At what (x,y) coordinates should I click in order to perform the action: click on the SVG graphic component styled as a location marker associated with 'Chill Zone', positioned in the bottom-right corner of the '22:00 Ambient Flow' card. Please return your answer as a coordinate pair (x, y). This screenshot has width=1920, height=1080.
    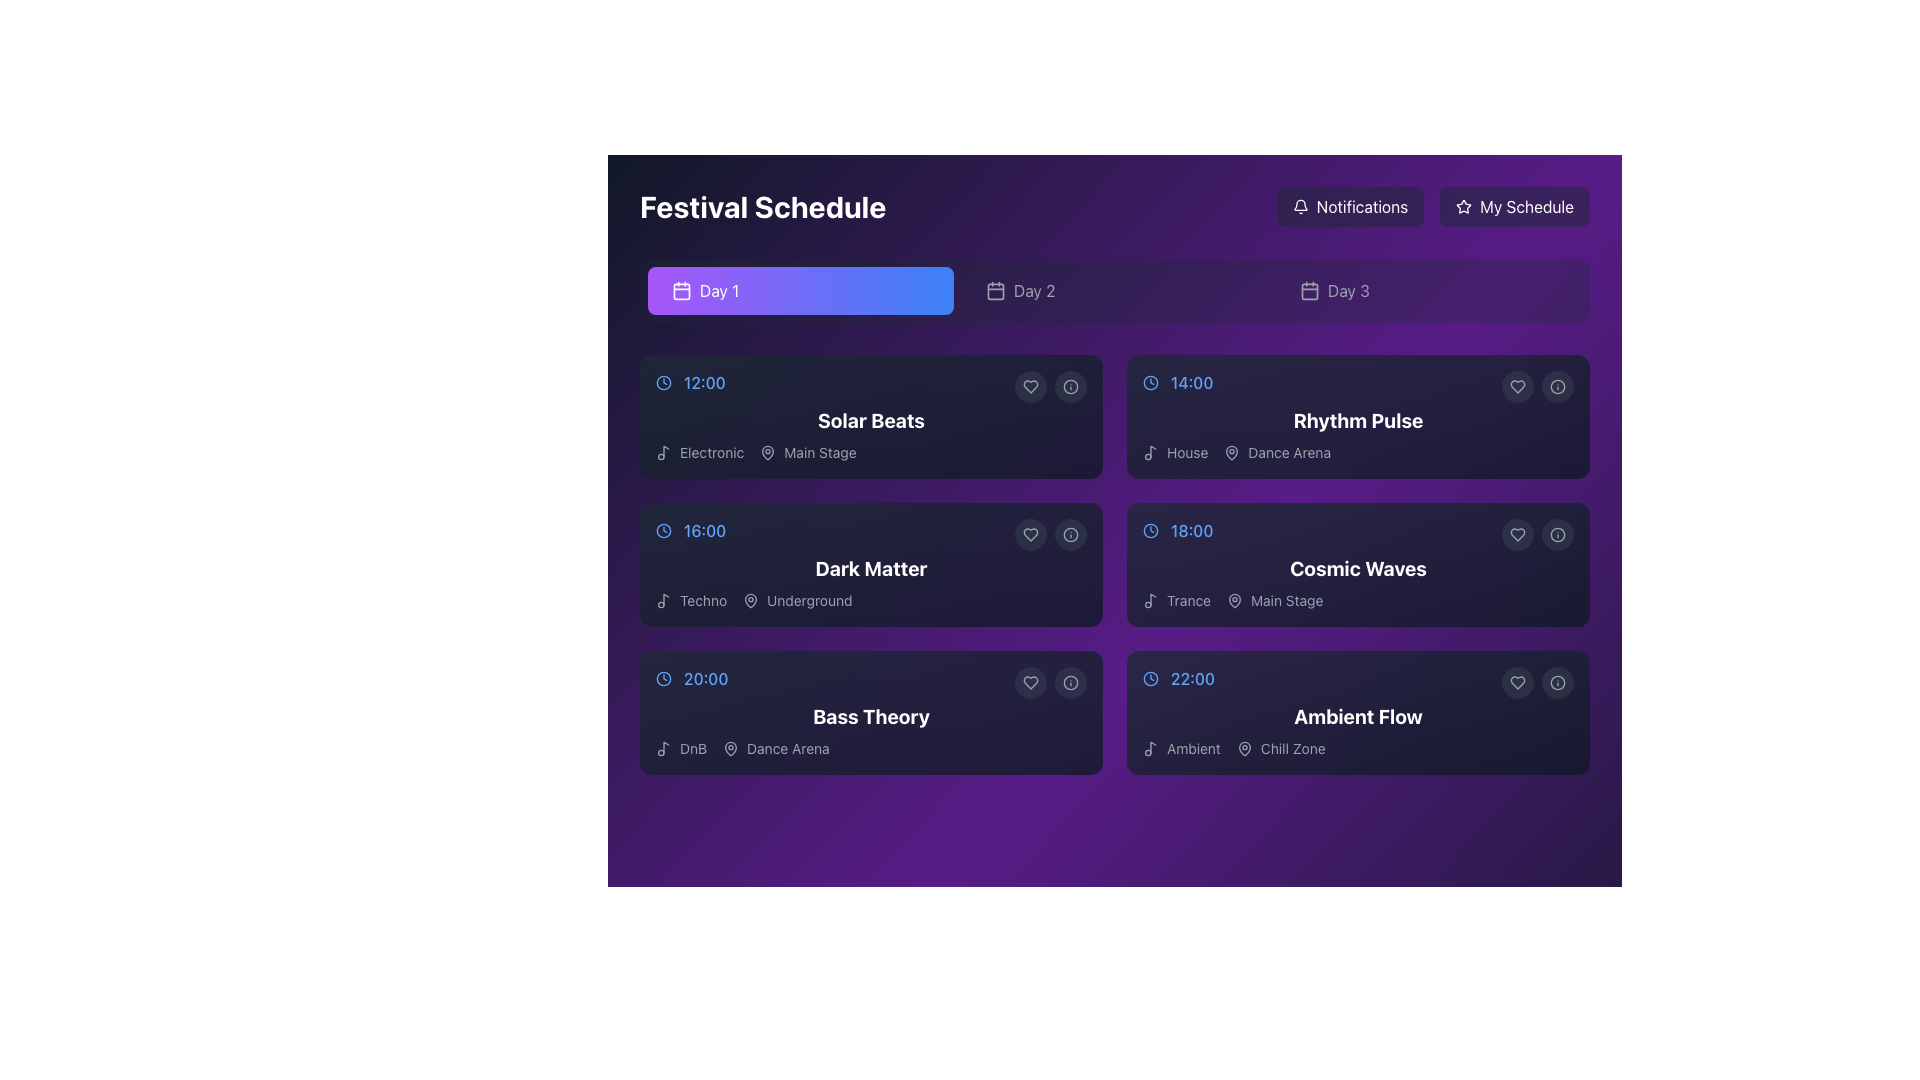
    Looking at the image, I should click on (1243, 748).